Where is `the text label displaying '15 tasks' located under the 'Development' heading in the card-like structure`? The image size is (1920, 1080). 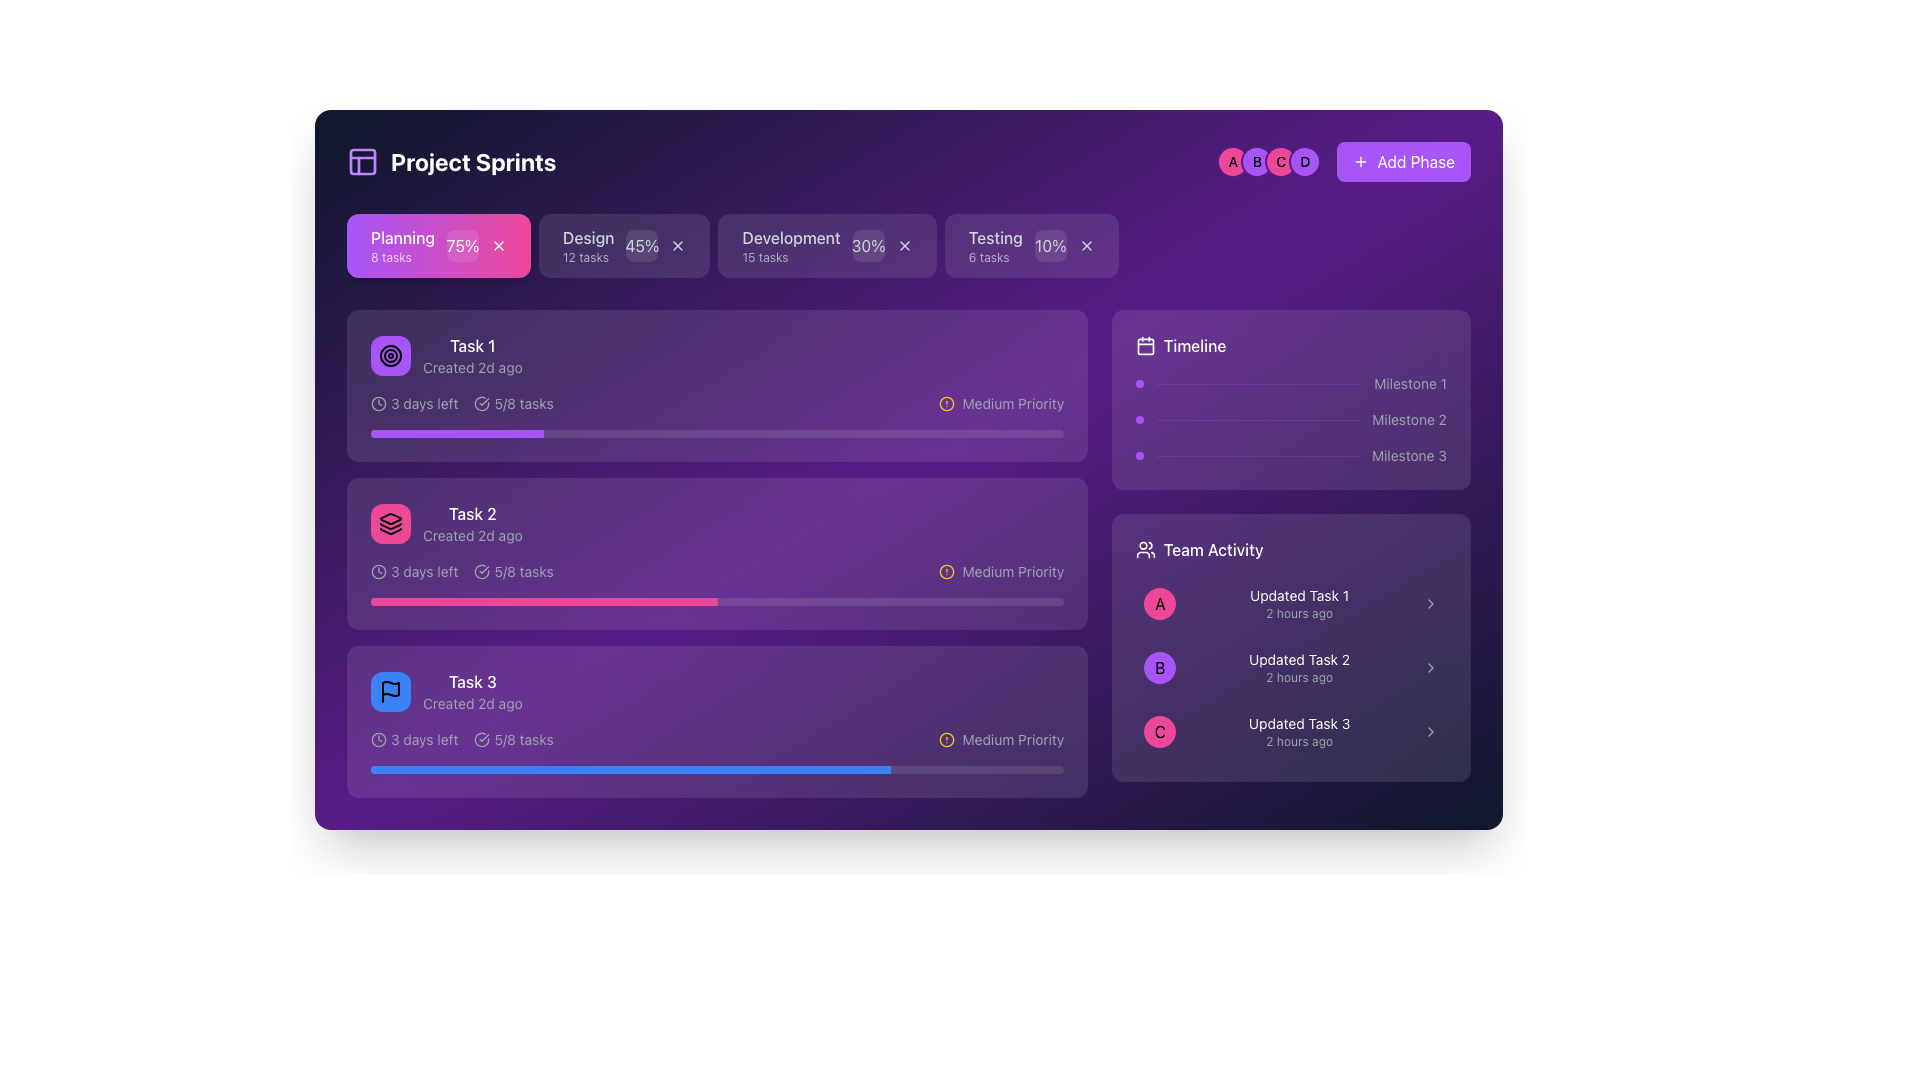 the text label displaying '15 tasks' located under the 'Development' heading in the card-like structure is located at coordinates (764, 257).